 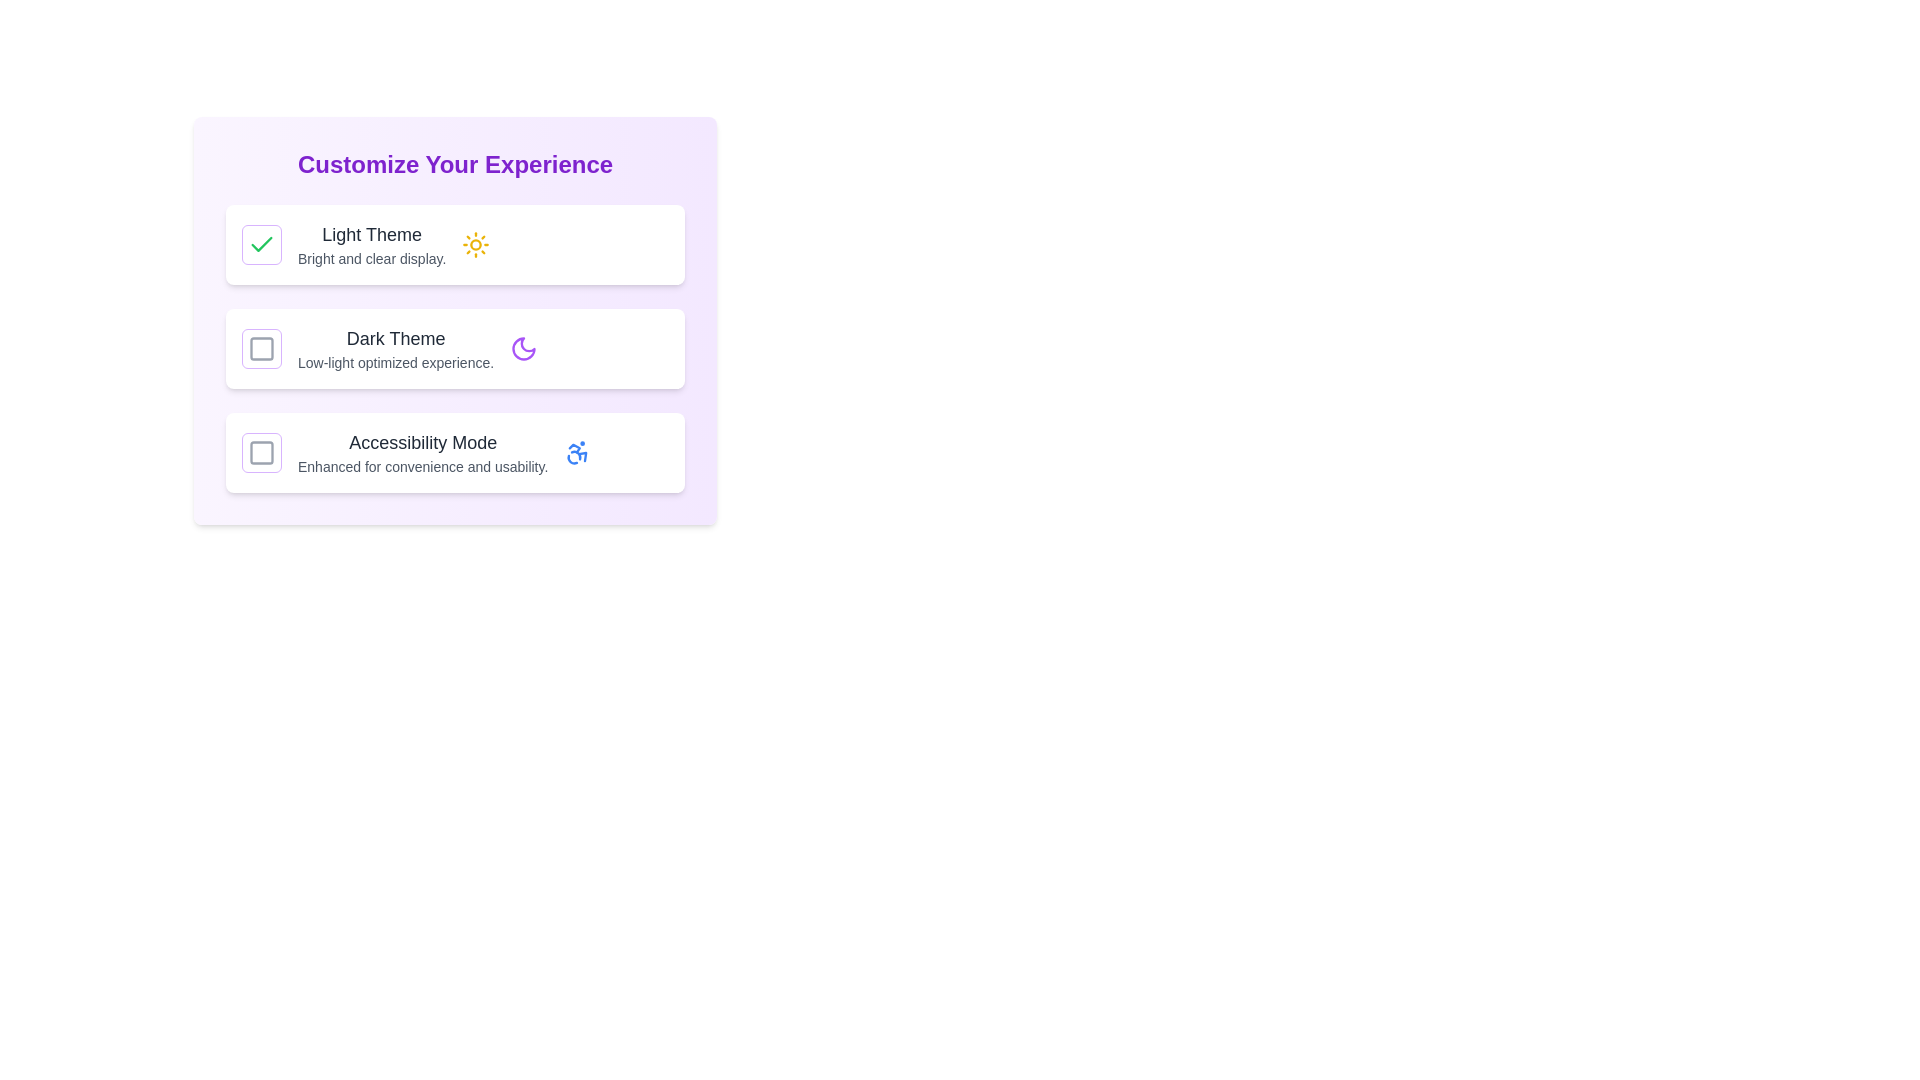 What do you see at coordinates (422, 466) in the screenshot?
I see `the text label that reads 'Enhanced for convenience and usability.' positioned below the 'Accessibility Mode' header in the third card component` at bounding box center [422, 466].